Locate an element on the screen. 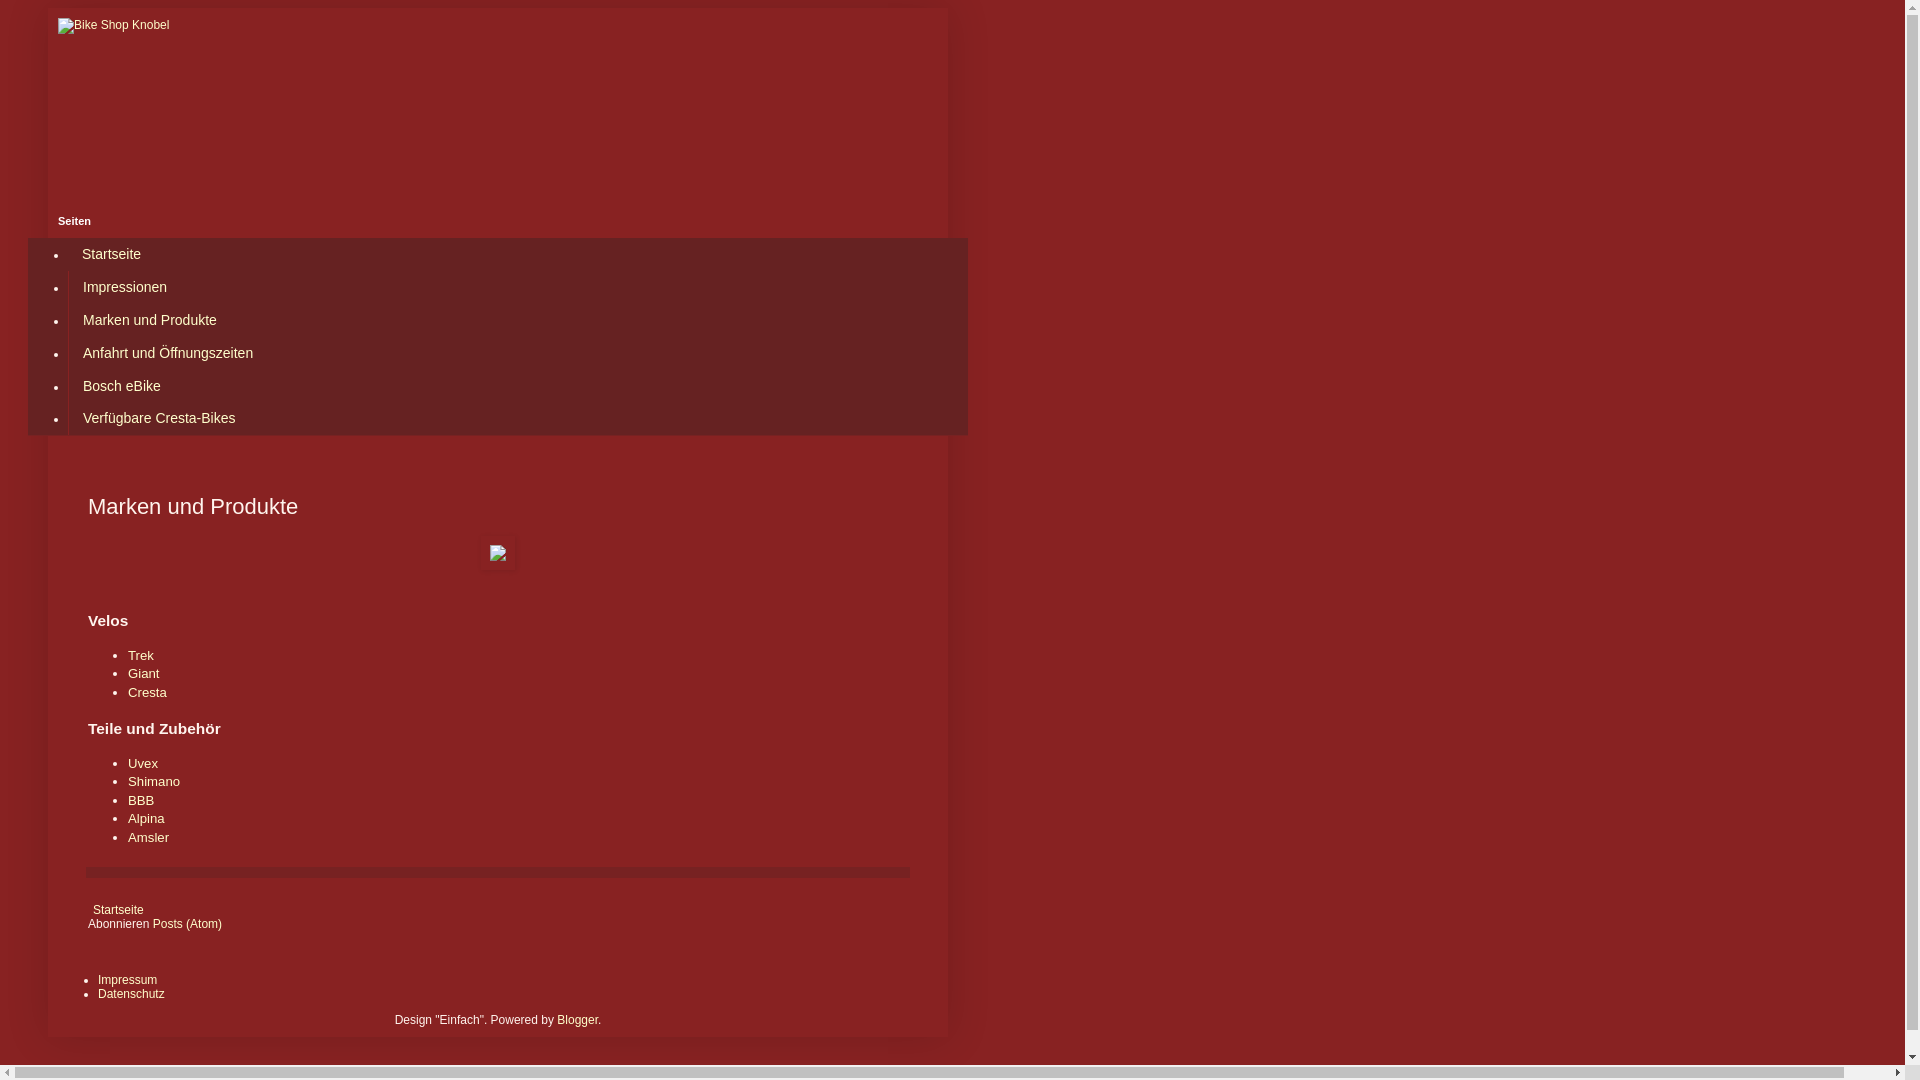 This screenshot has height=1080, width=1920. 'Posts (Atom)' is located at coordinates (187, 924).